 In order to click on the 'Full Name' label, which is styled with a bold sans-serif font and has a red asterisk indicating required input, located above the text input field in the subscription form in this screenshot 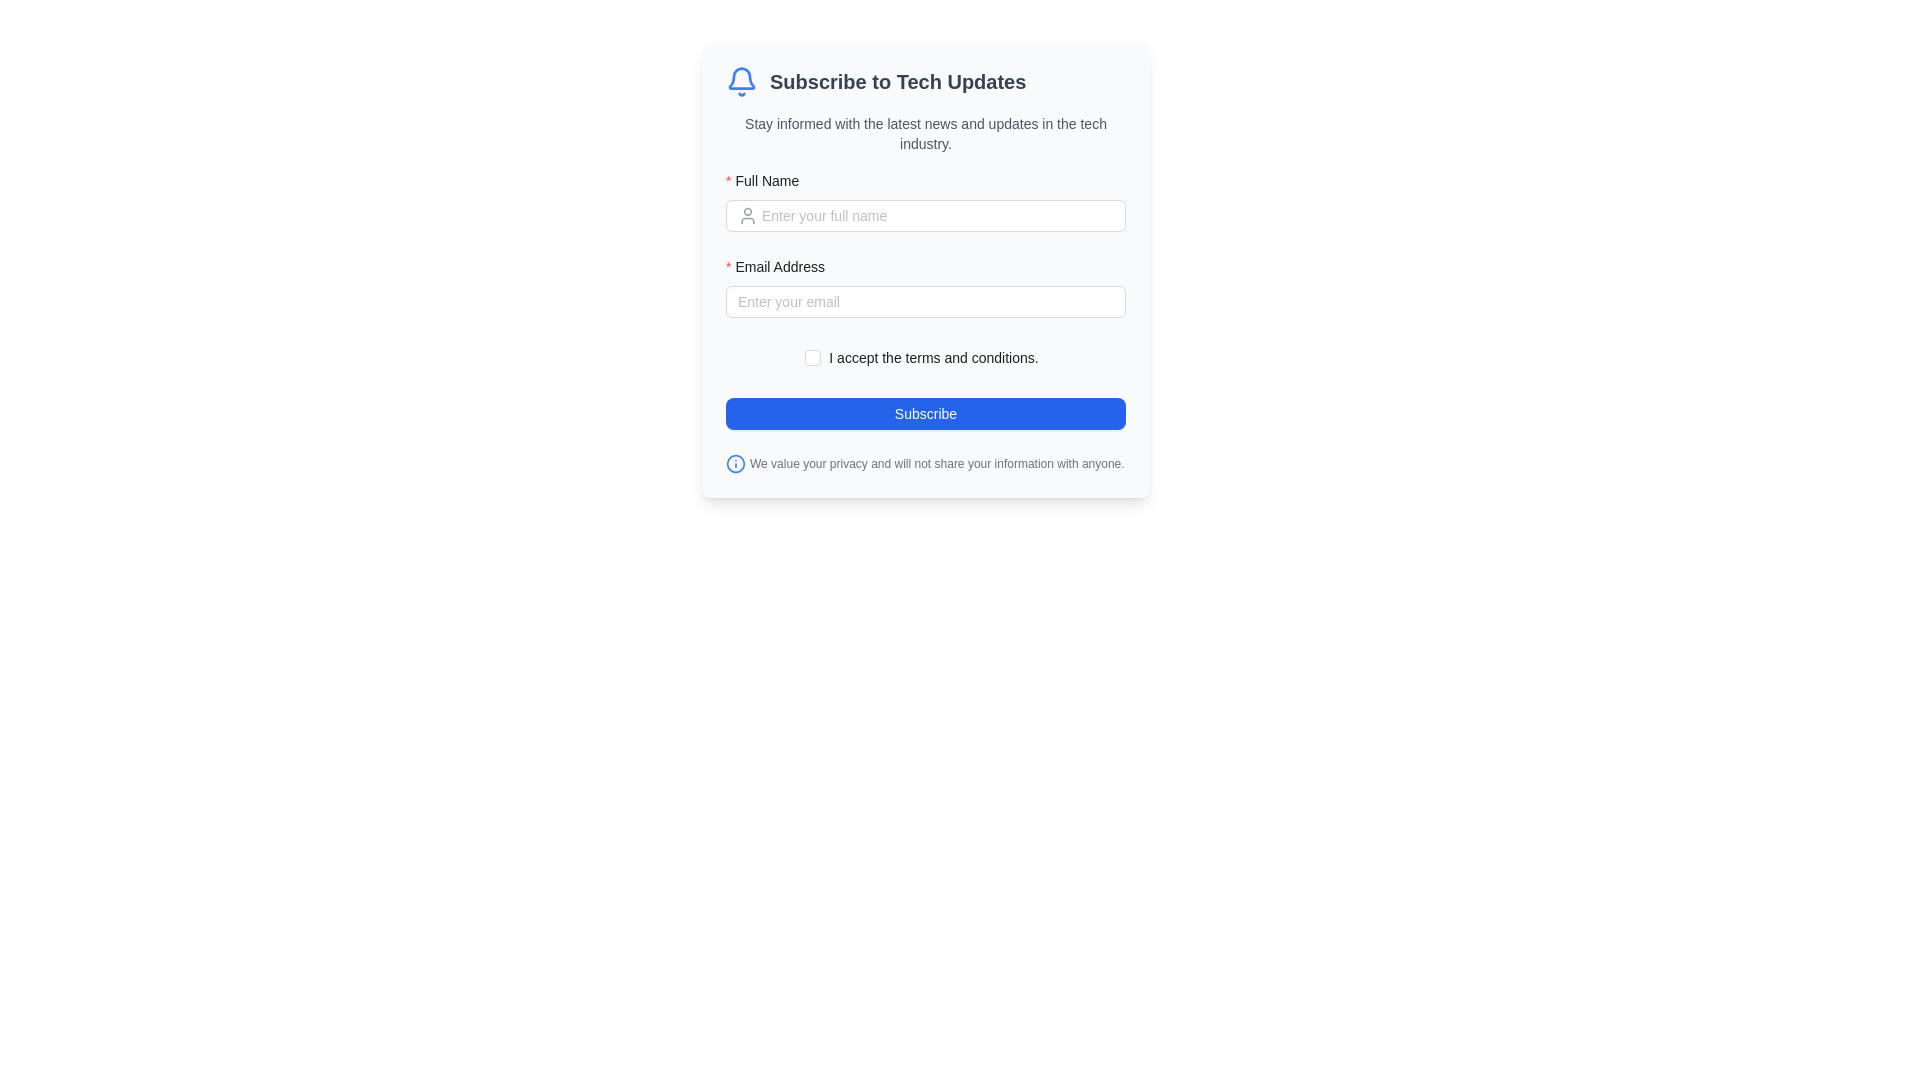, I will do `click(925, 185)`.